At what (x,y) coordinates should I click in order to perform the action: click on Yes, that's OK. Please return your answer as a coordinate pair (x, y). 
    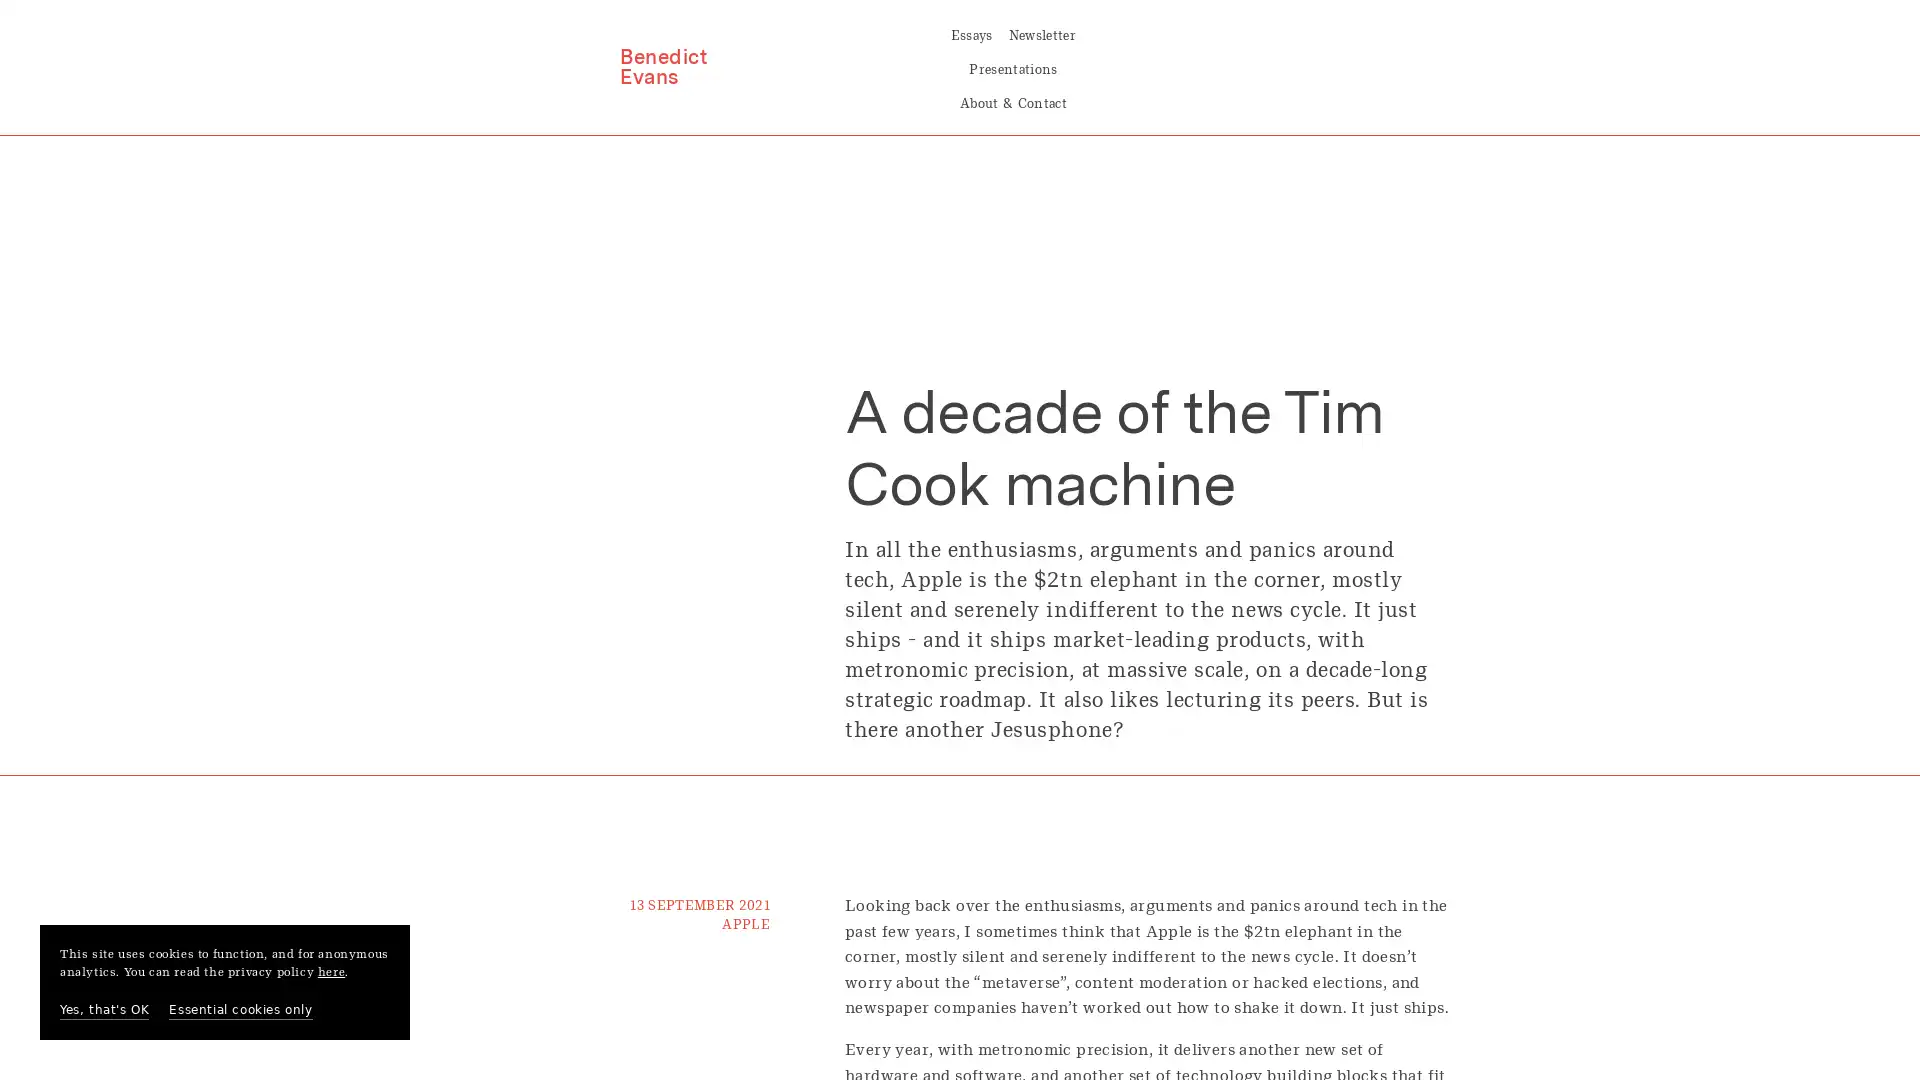
    Looking at the image, I should click on (103, 1010).